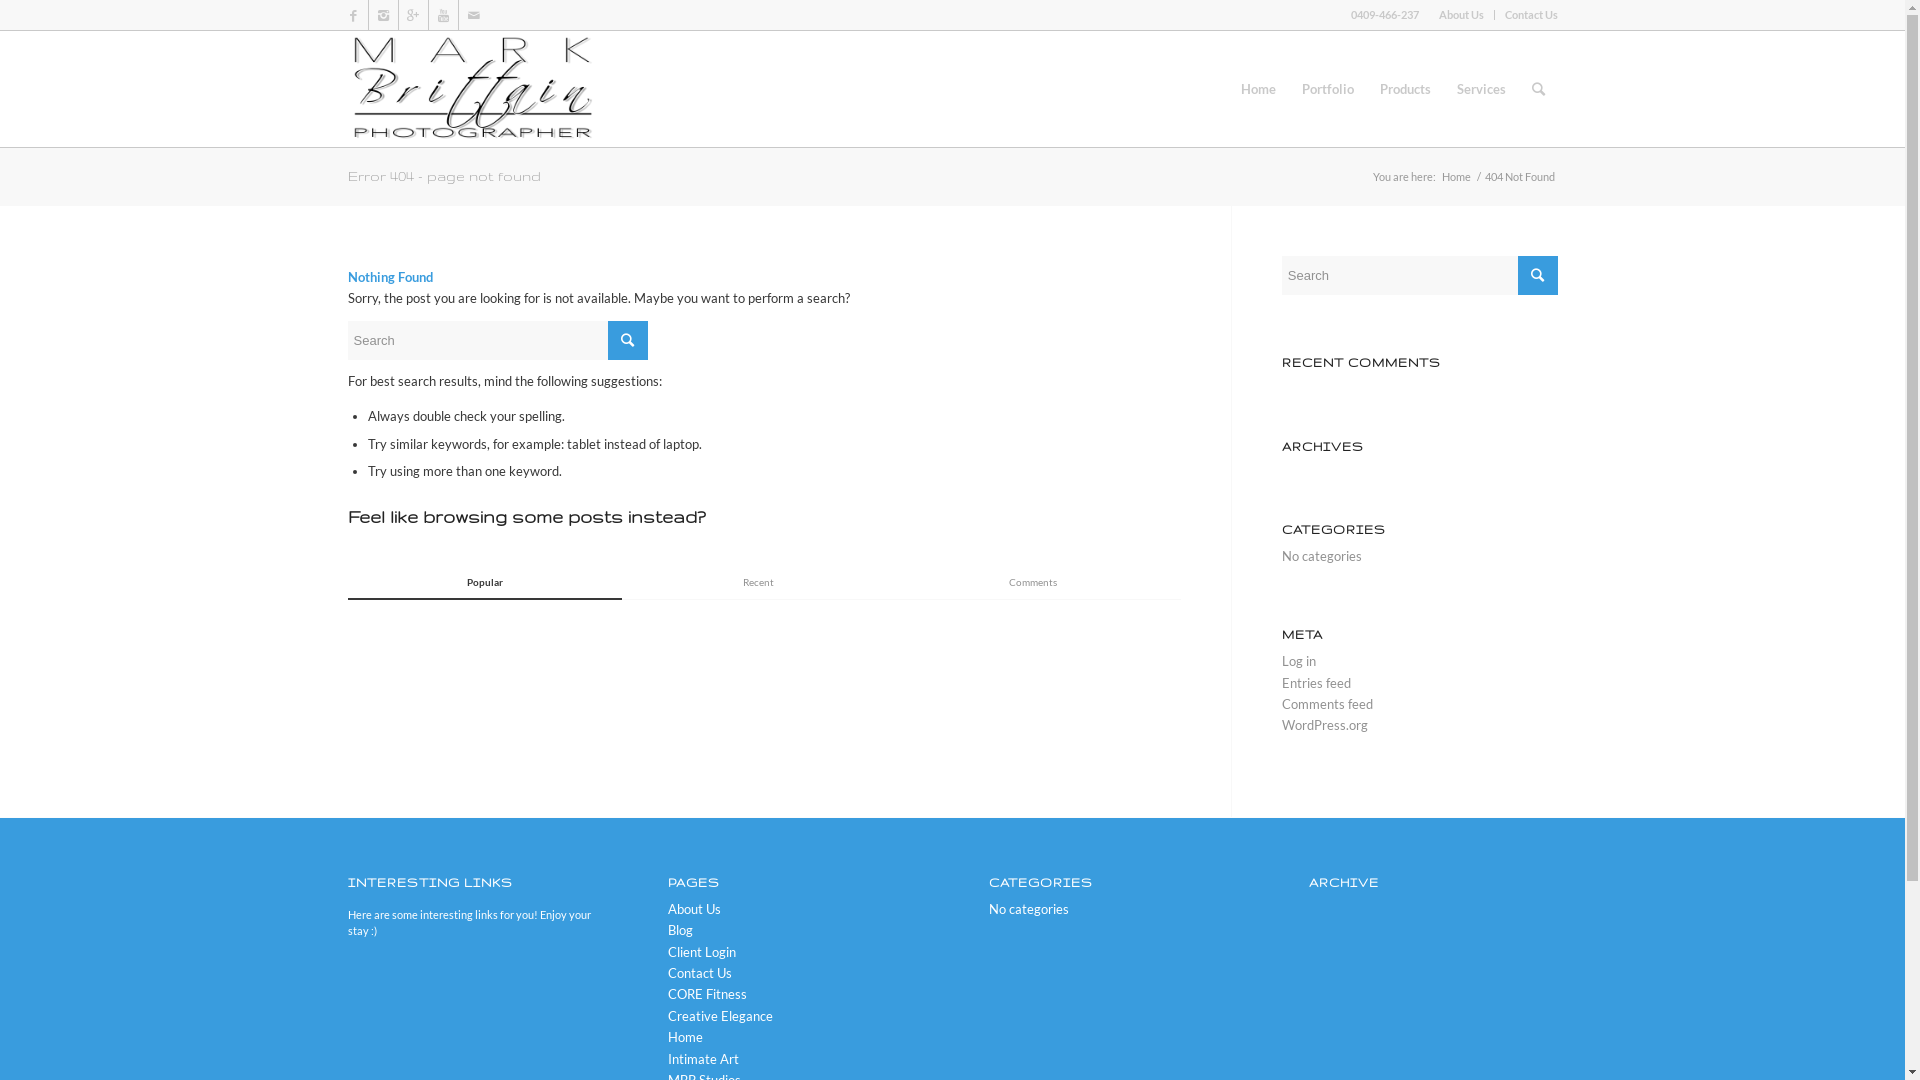  I want to click on 'About Us', so click(694, 909).